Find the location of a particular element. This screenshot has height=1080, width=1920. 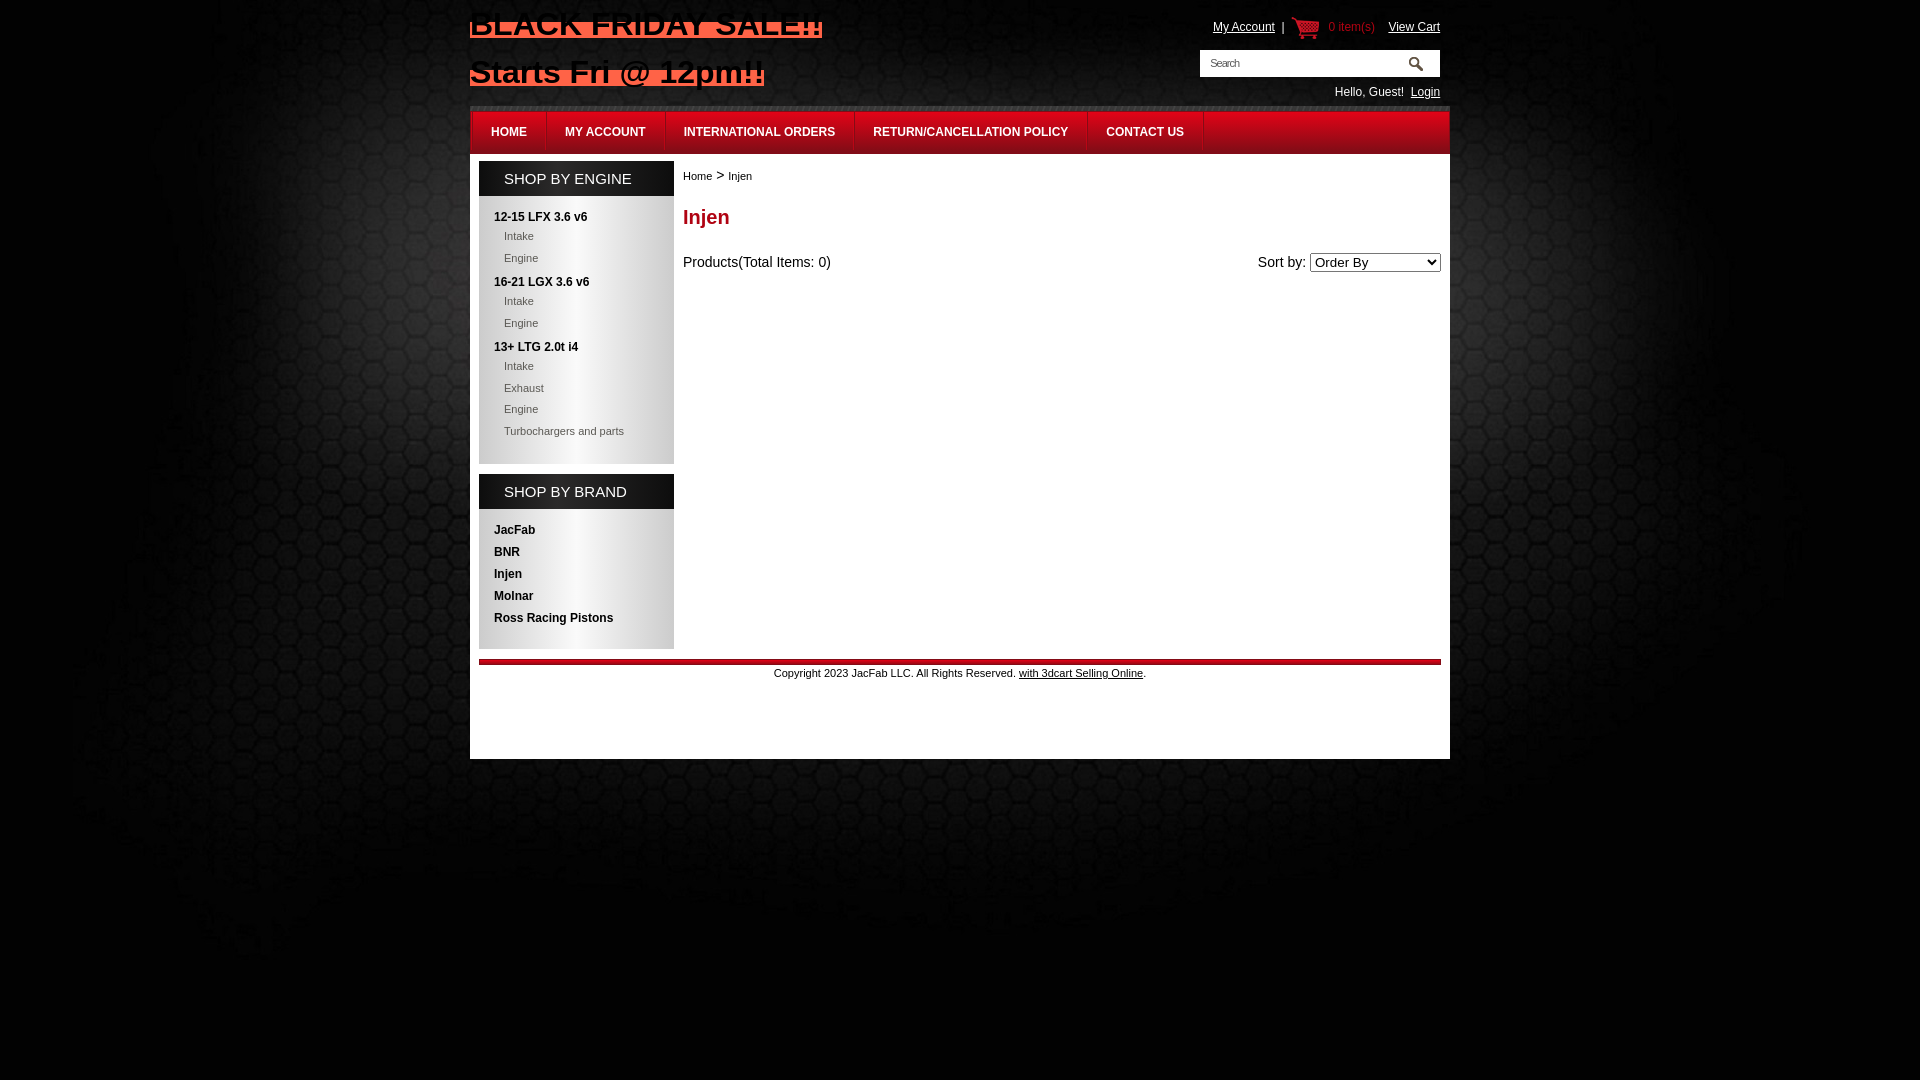

'Turbochargers and parts' is located at coordinates (575, 429).